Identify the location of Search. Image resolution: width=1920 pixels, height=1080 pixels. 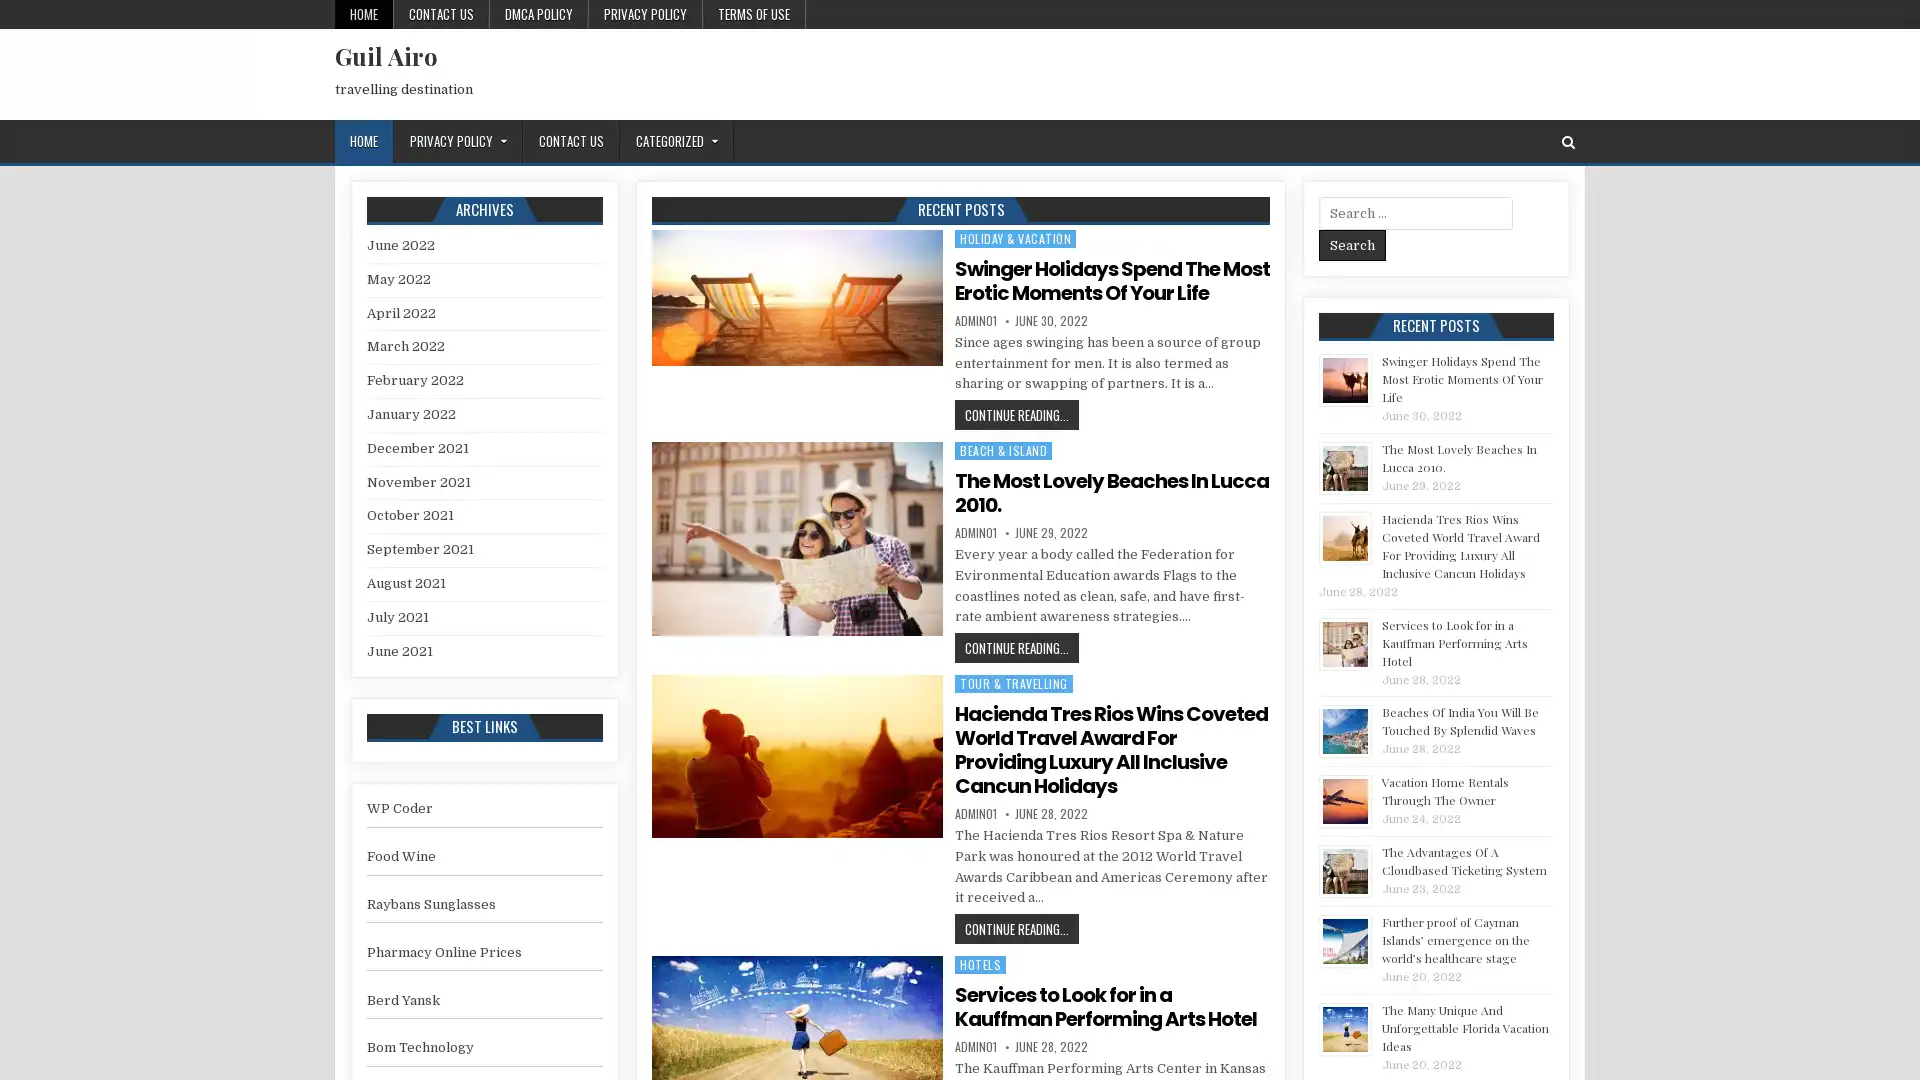
(1351, 244).